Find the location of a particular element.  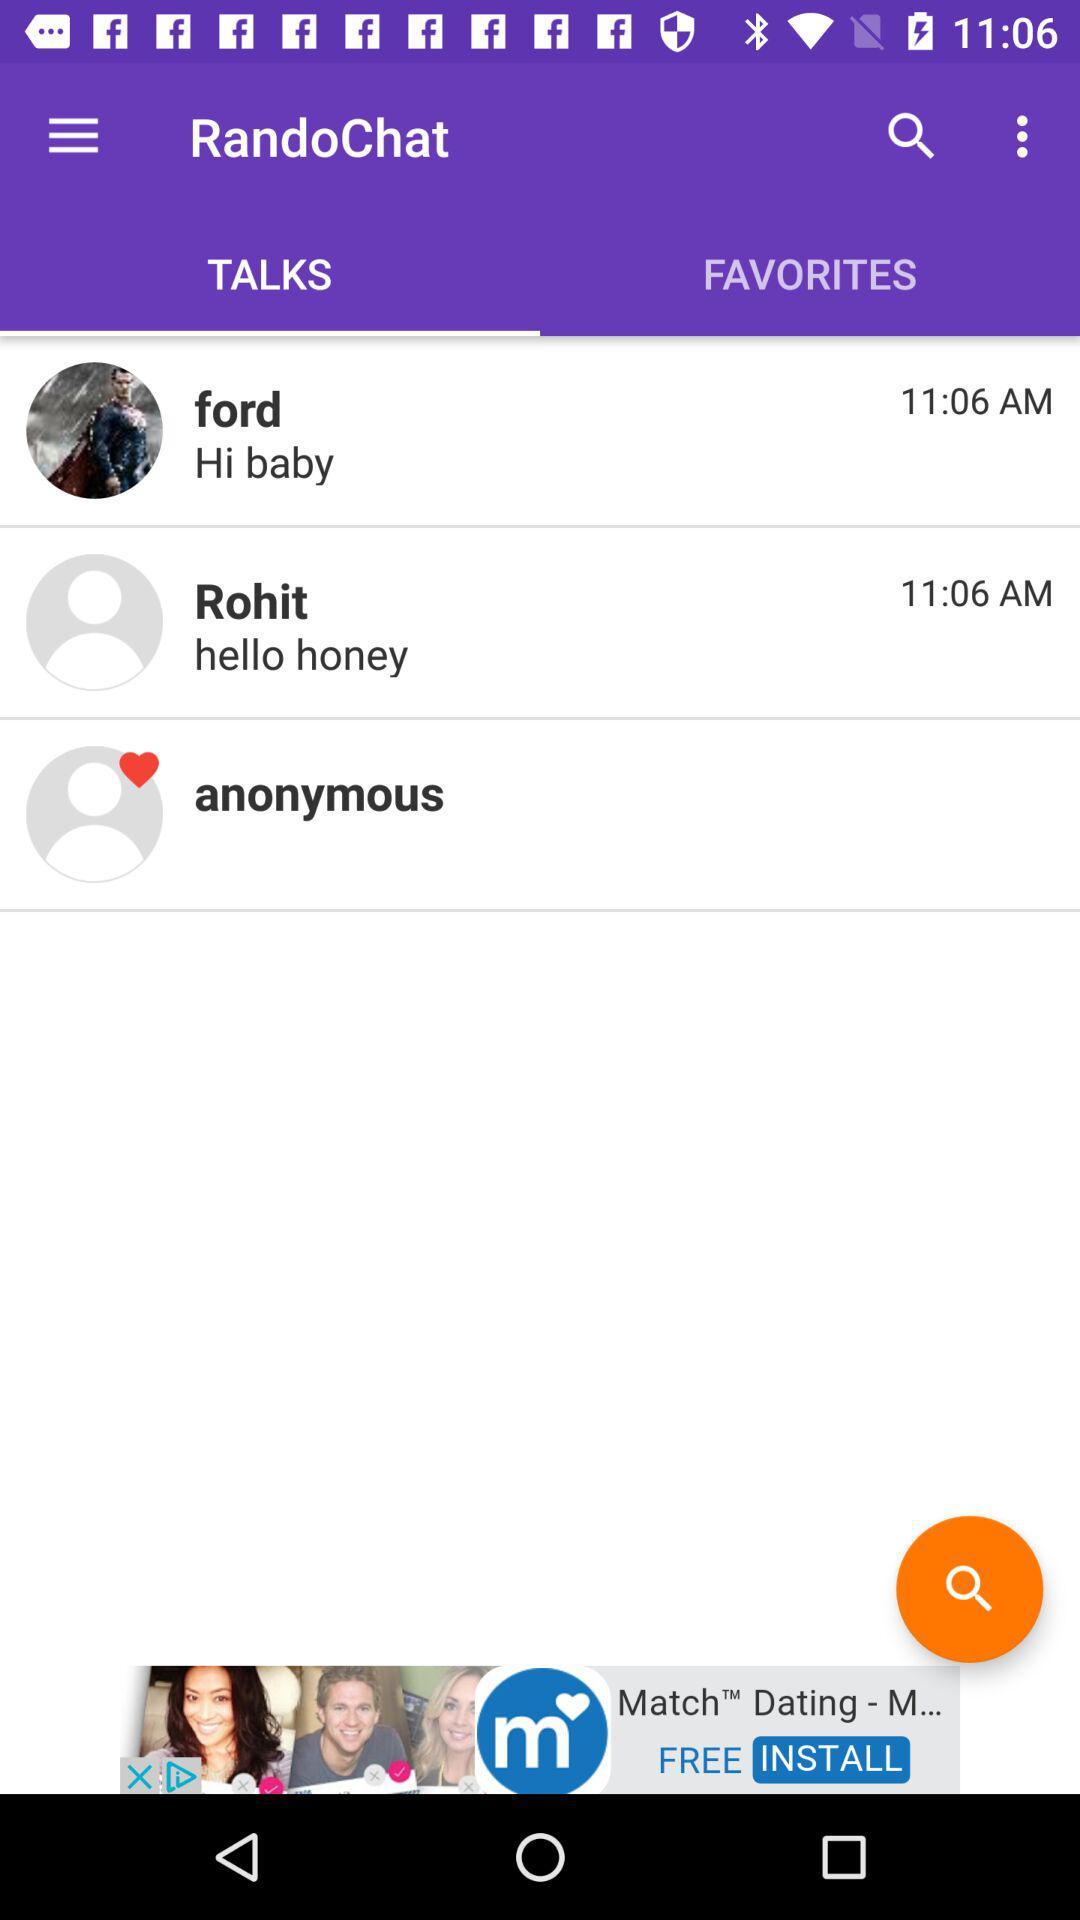

open profile image is located at coordinates (94, 814).